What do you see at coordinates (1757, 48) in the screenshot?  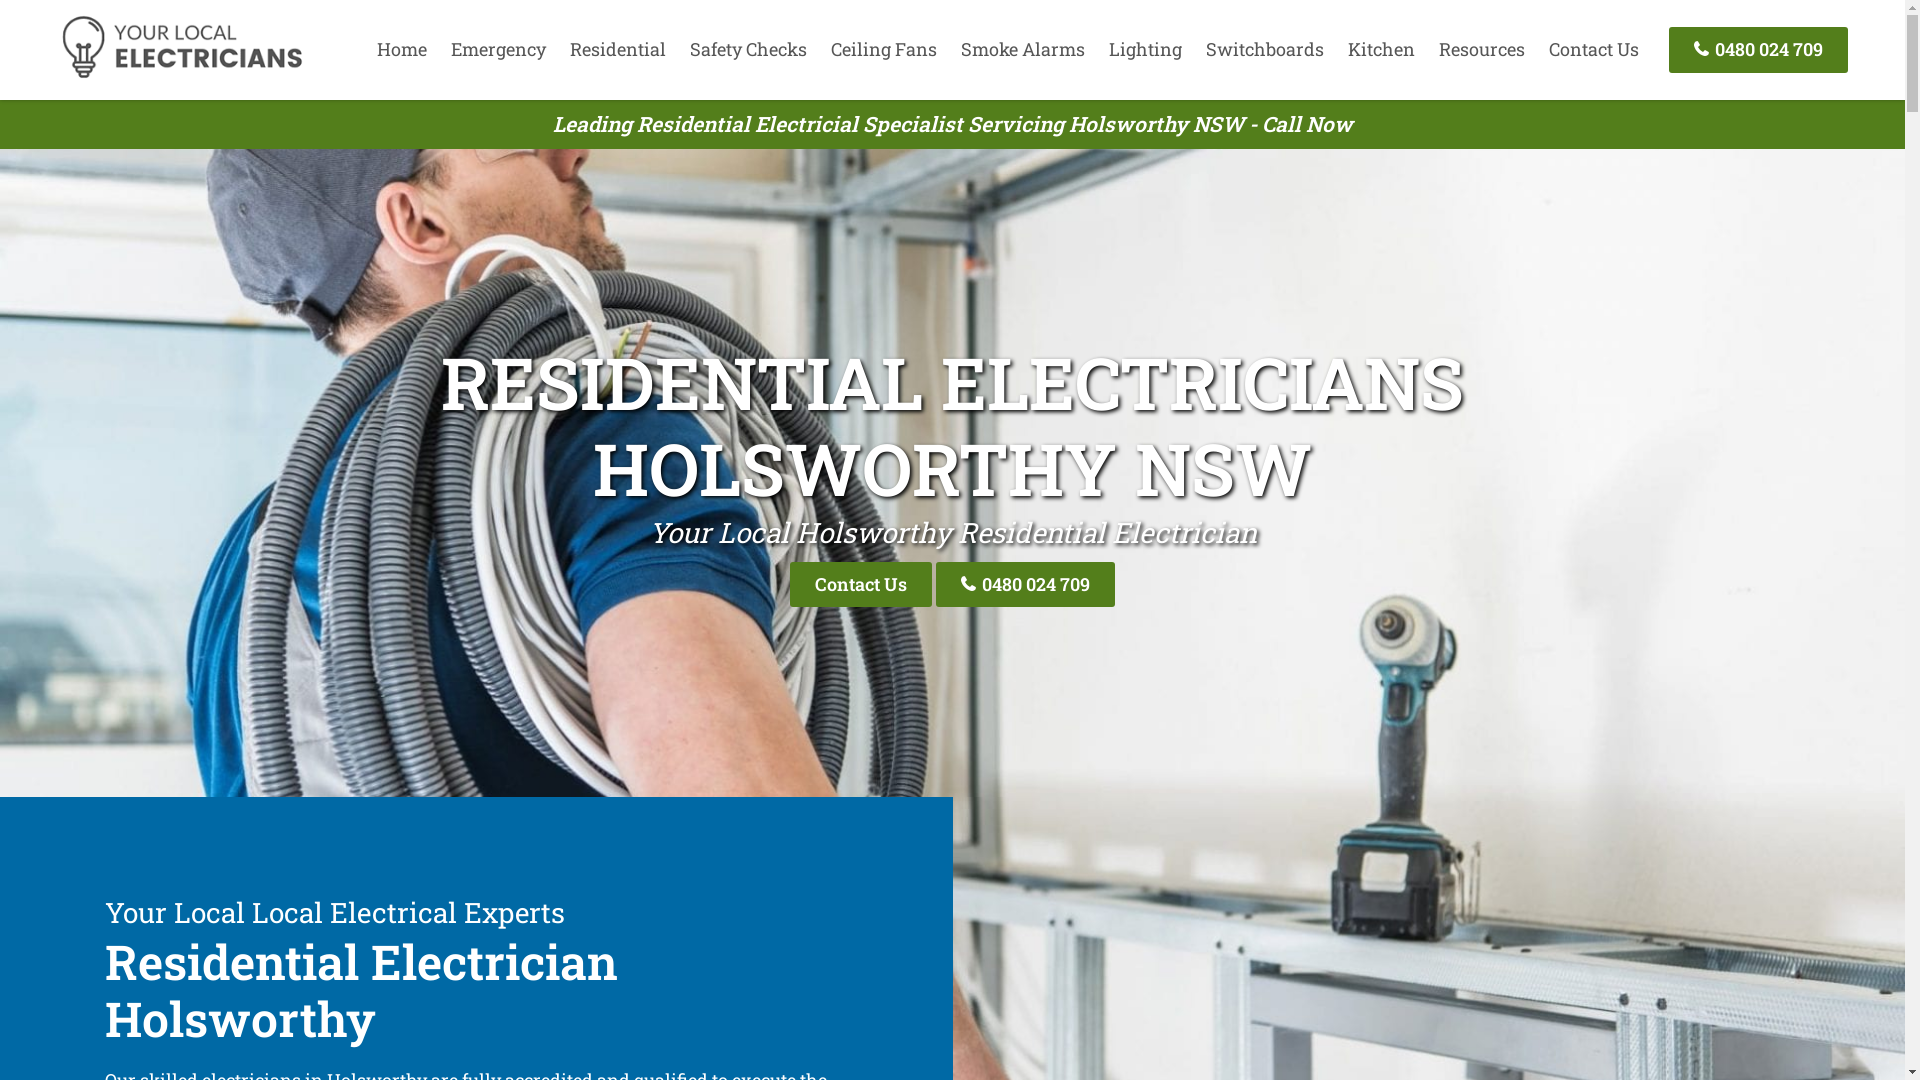 I see `'0480 024 709'` at bounding box center [1757, 48].